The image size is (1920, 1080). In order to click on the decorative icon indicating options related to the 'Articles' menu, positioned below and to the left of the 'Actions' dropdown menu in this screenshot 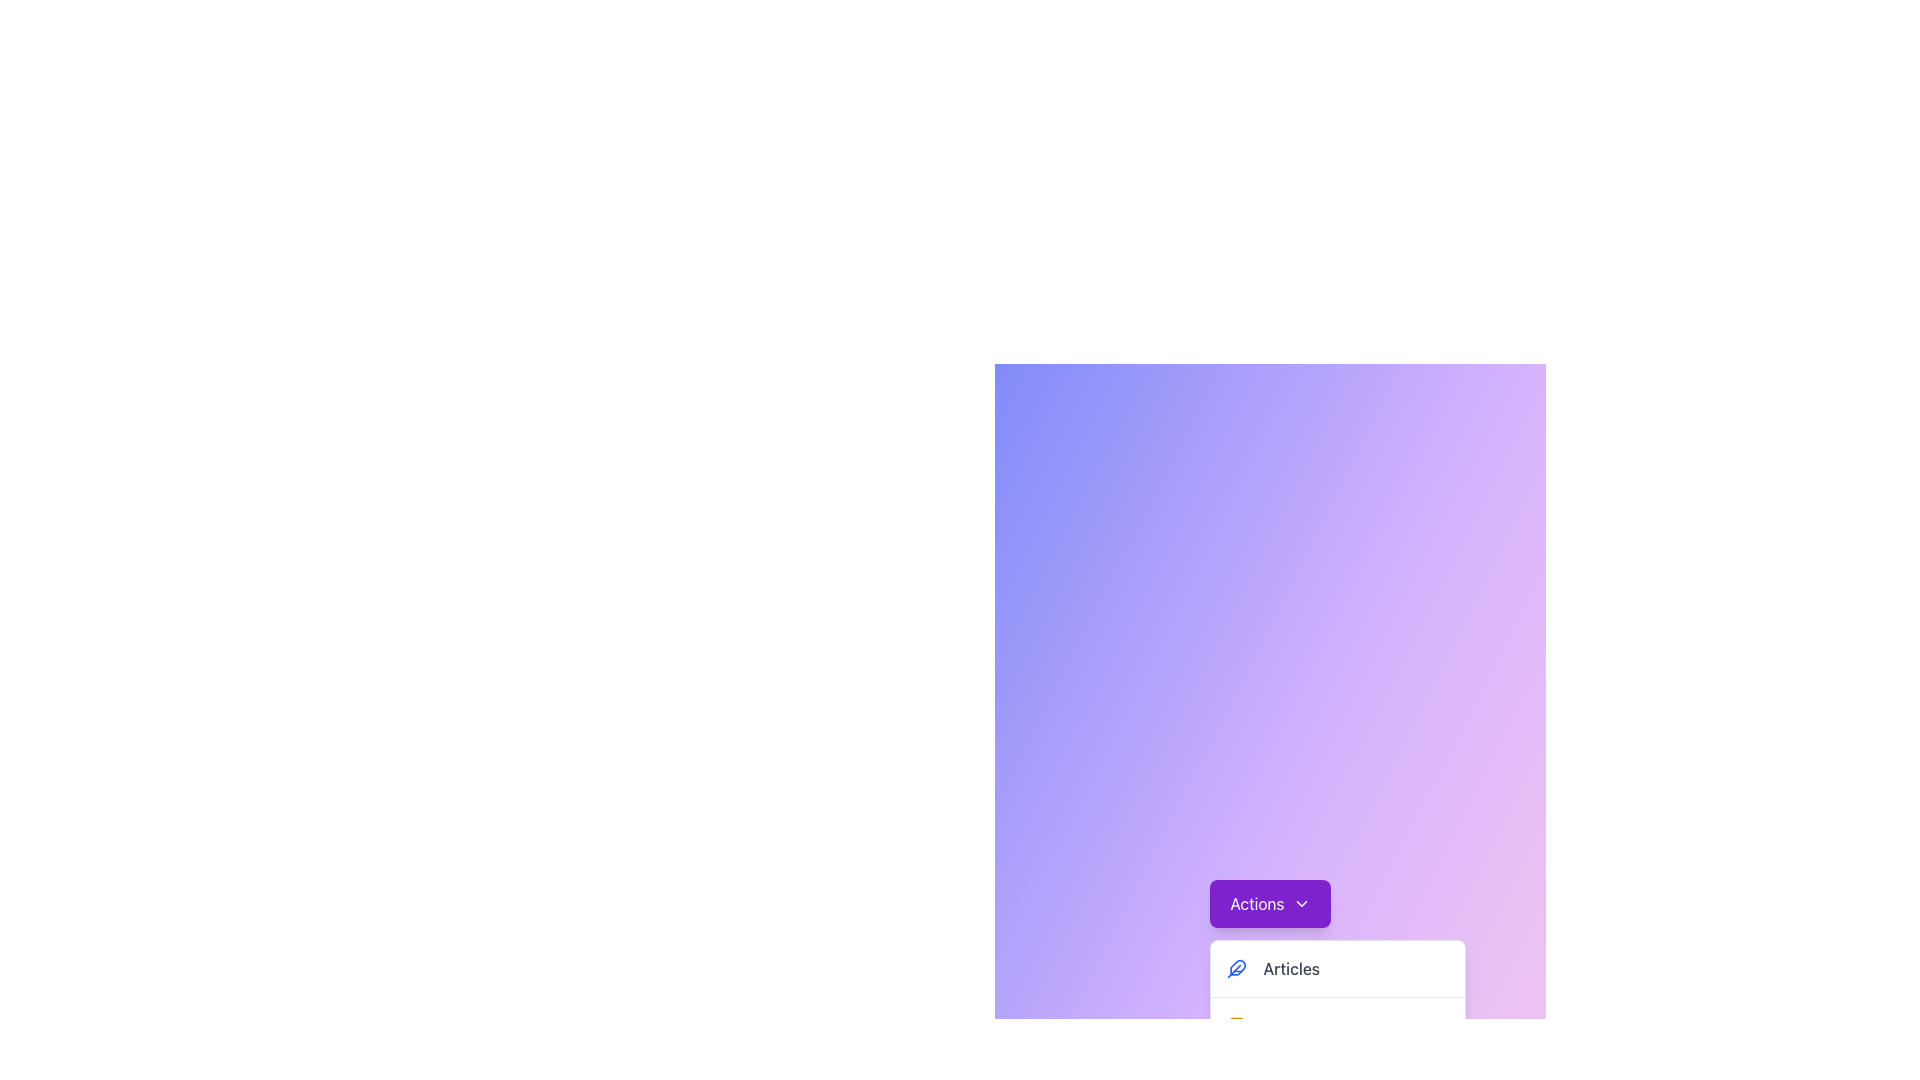, I will do `click(1237, 966)`.